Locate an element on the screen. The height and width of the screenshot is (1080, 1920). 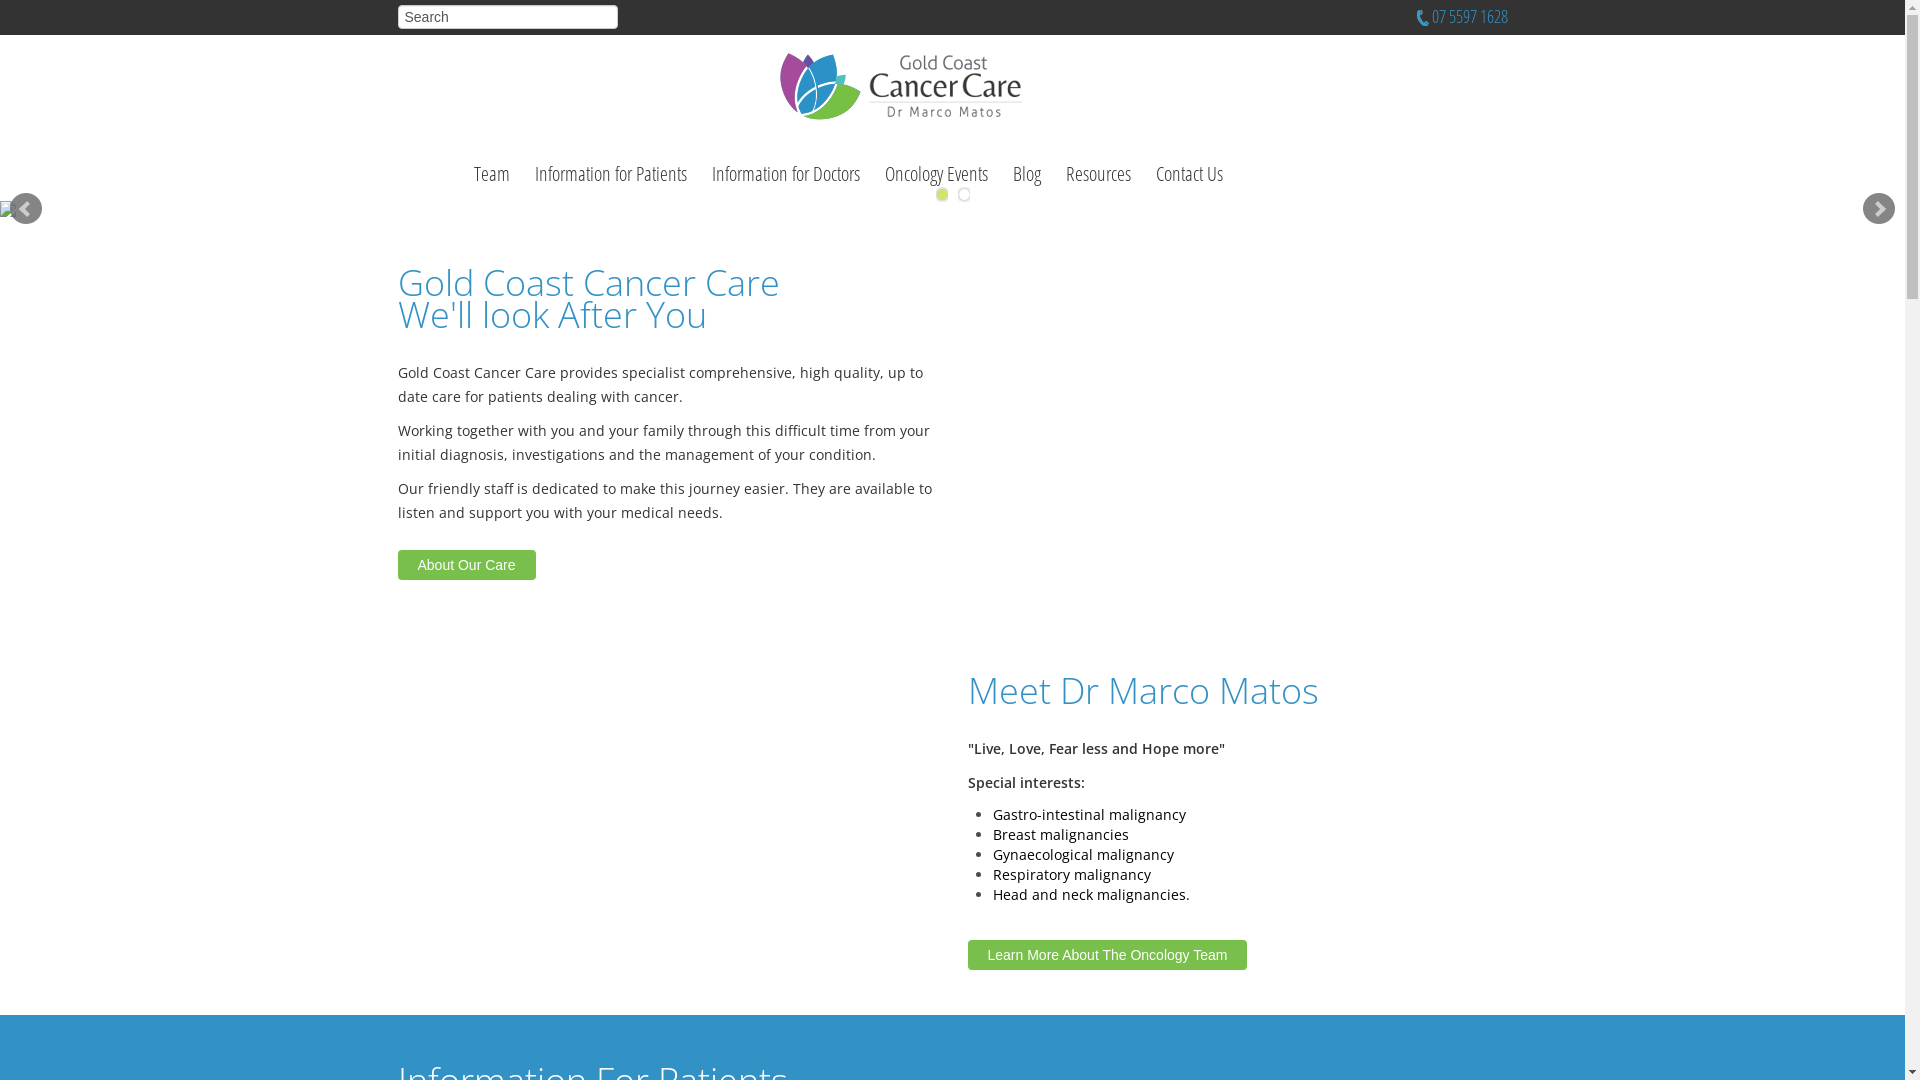
'Contact Us' is located at coordinates (1189, 172).